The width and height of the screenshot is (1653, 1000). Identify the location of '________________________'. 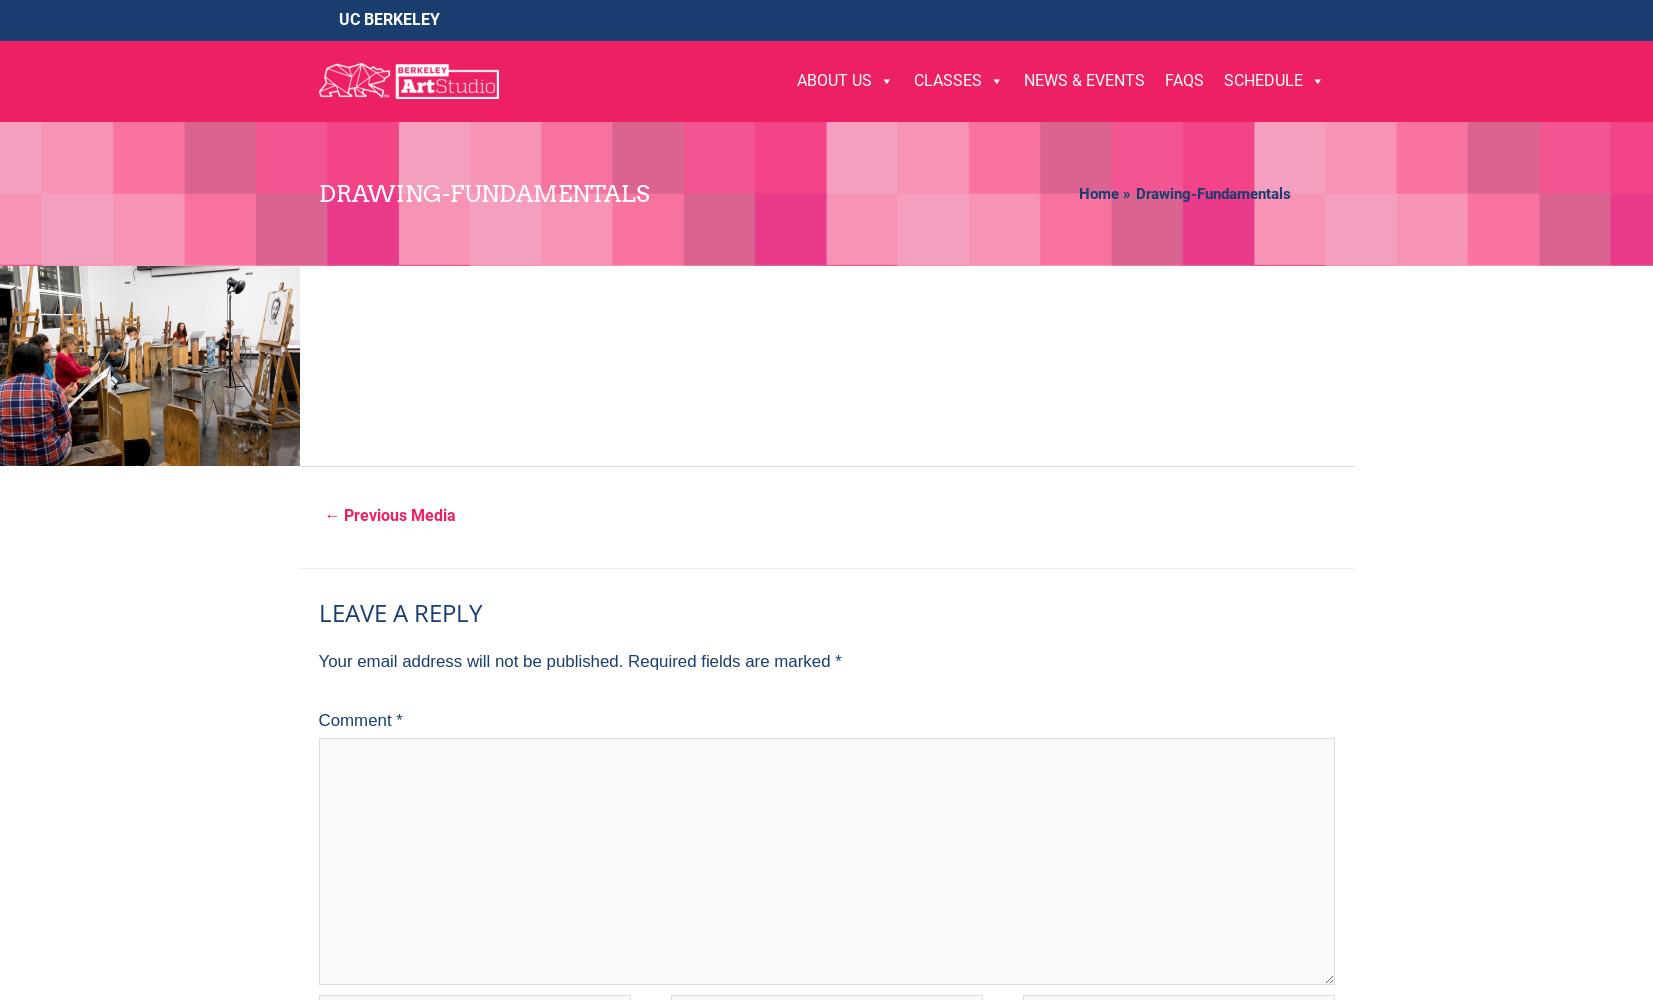
(996, 393).